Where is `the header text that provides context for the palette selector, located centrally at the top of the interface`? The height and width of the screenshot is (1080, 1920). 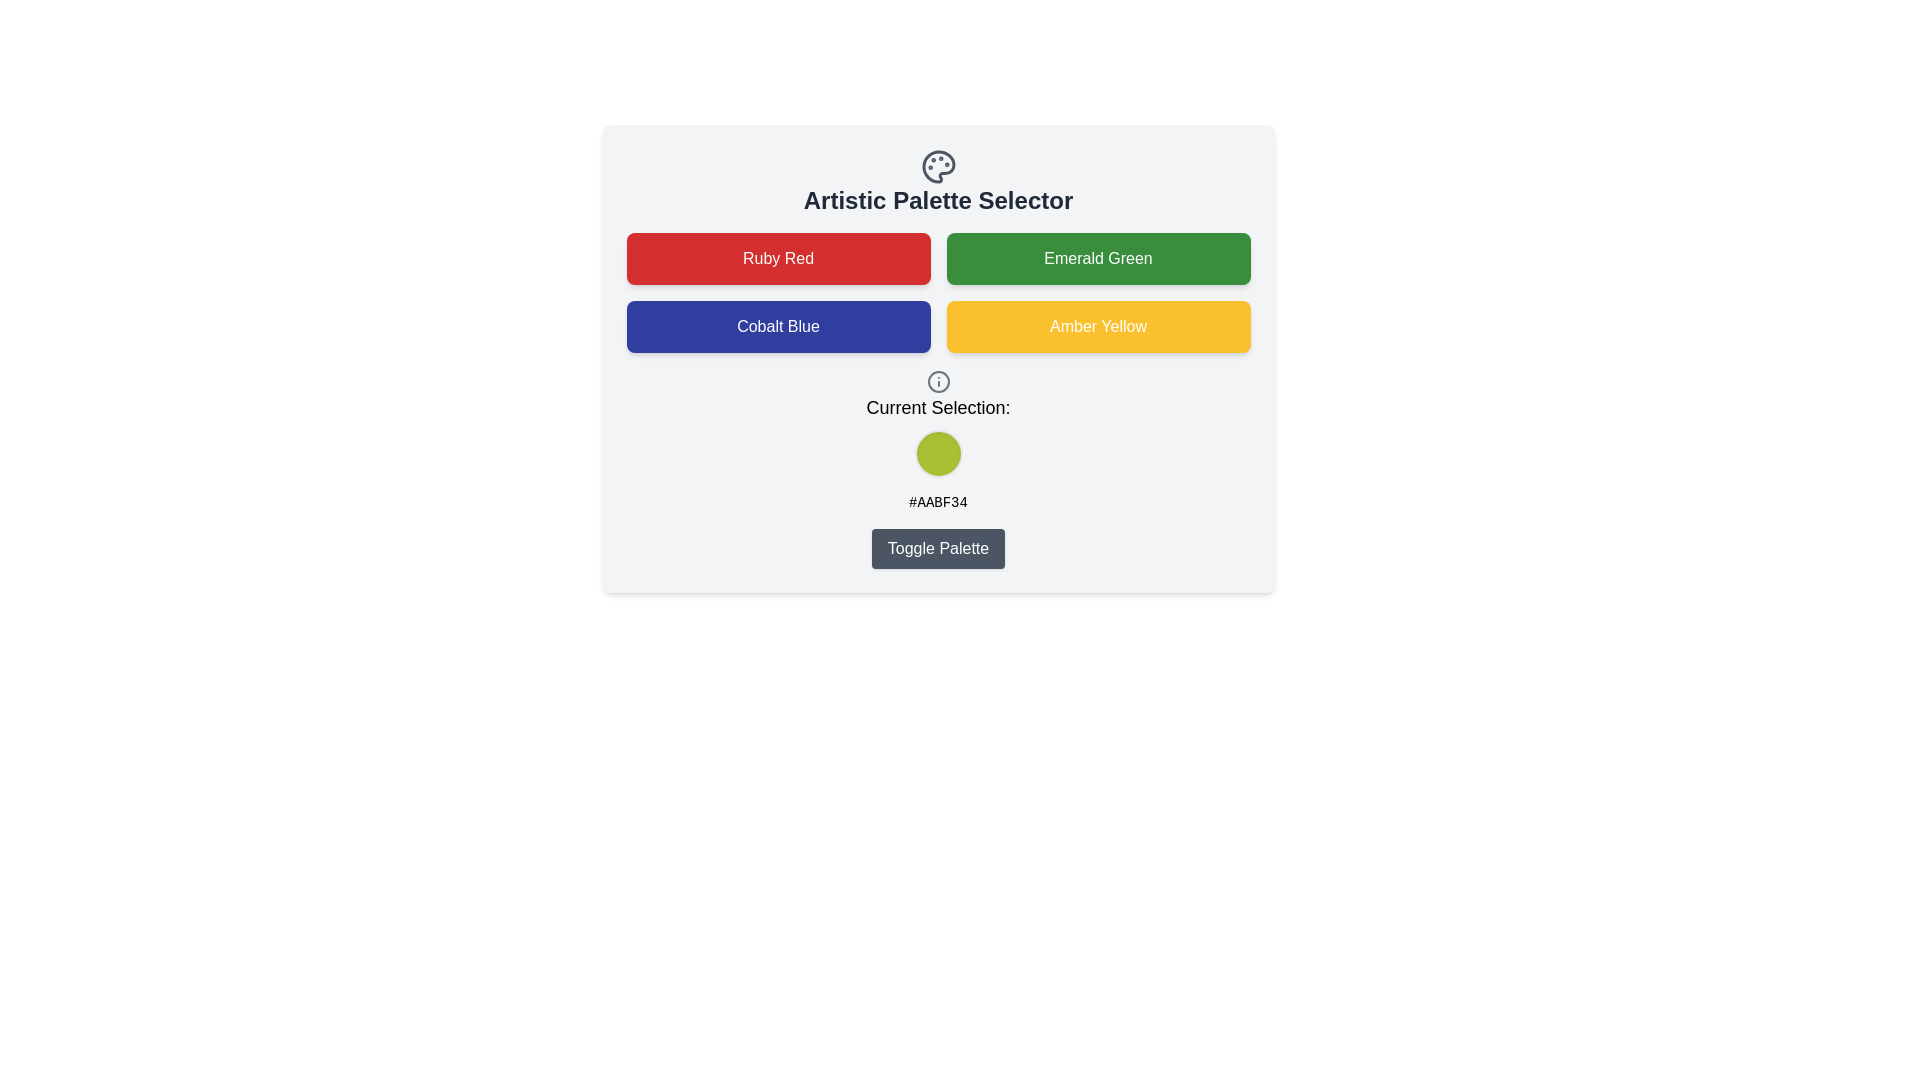
the header text that provides context for the palette selector, located centrally at the top of the interface is located at coordinates (937, 200).